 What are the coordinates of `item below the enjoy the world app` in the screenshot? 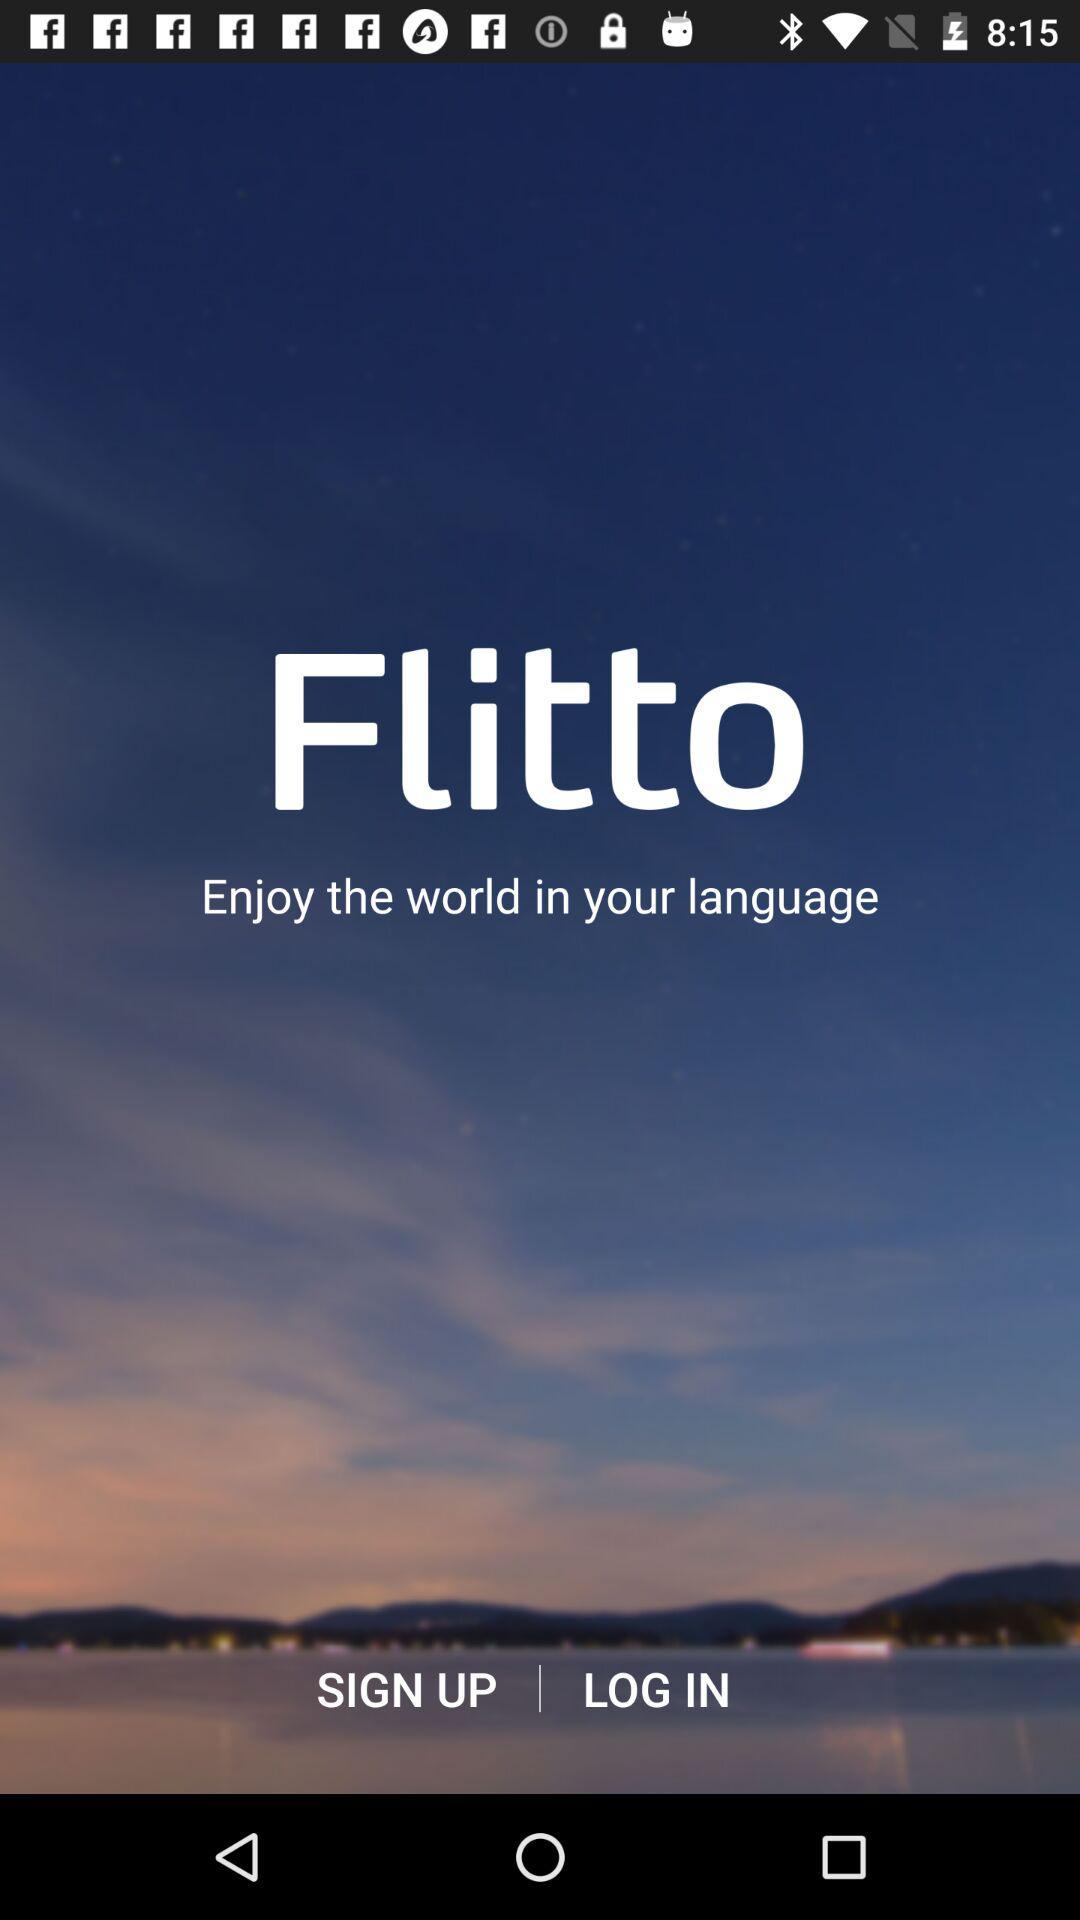 It's located at (405, 1688).